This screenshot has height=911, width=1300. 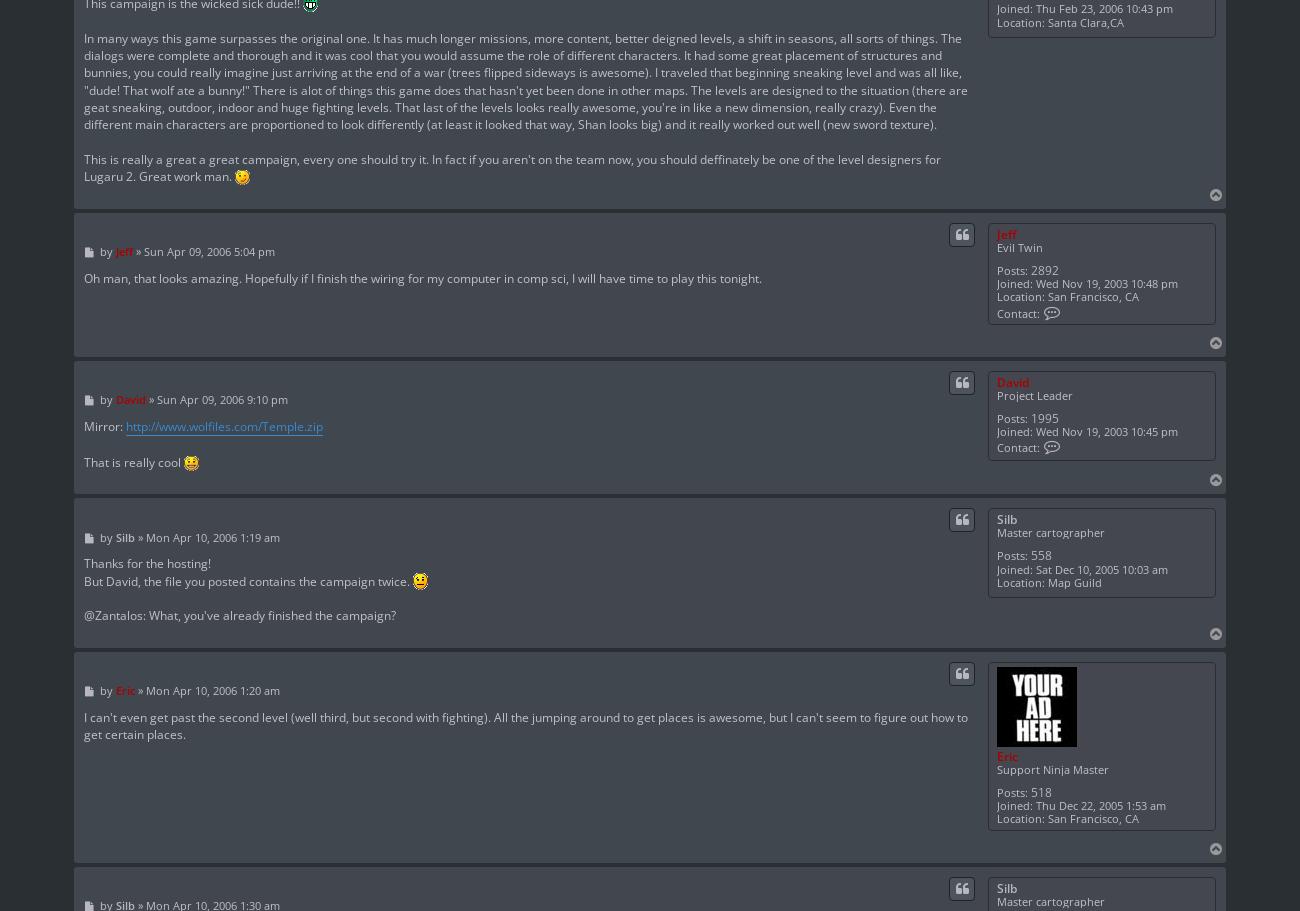 I want to click on 'But David, the file you posted contains the campaign twice.', so click(x=247, y=580).